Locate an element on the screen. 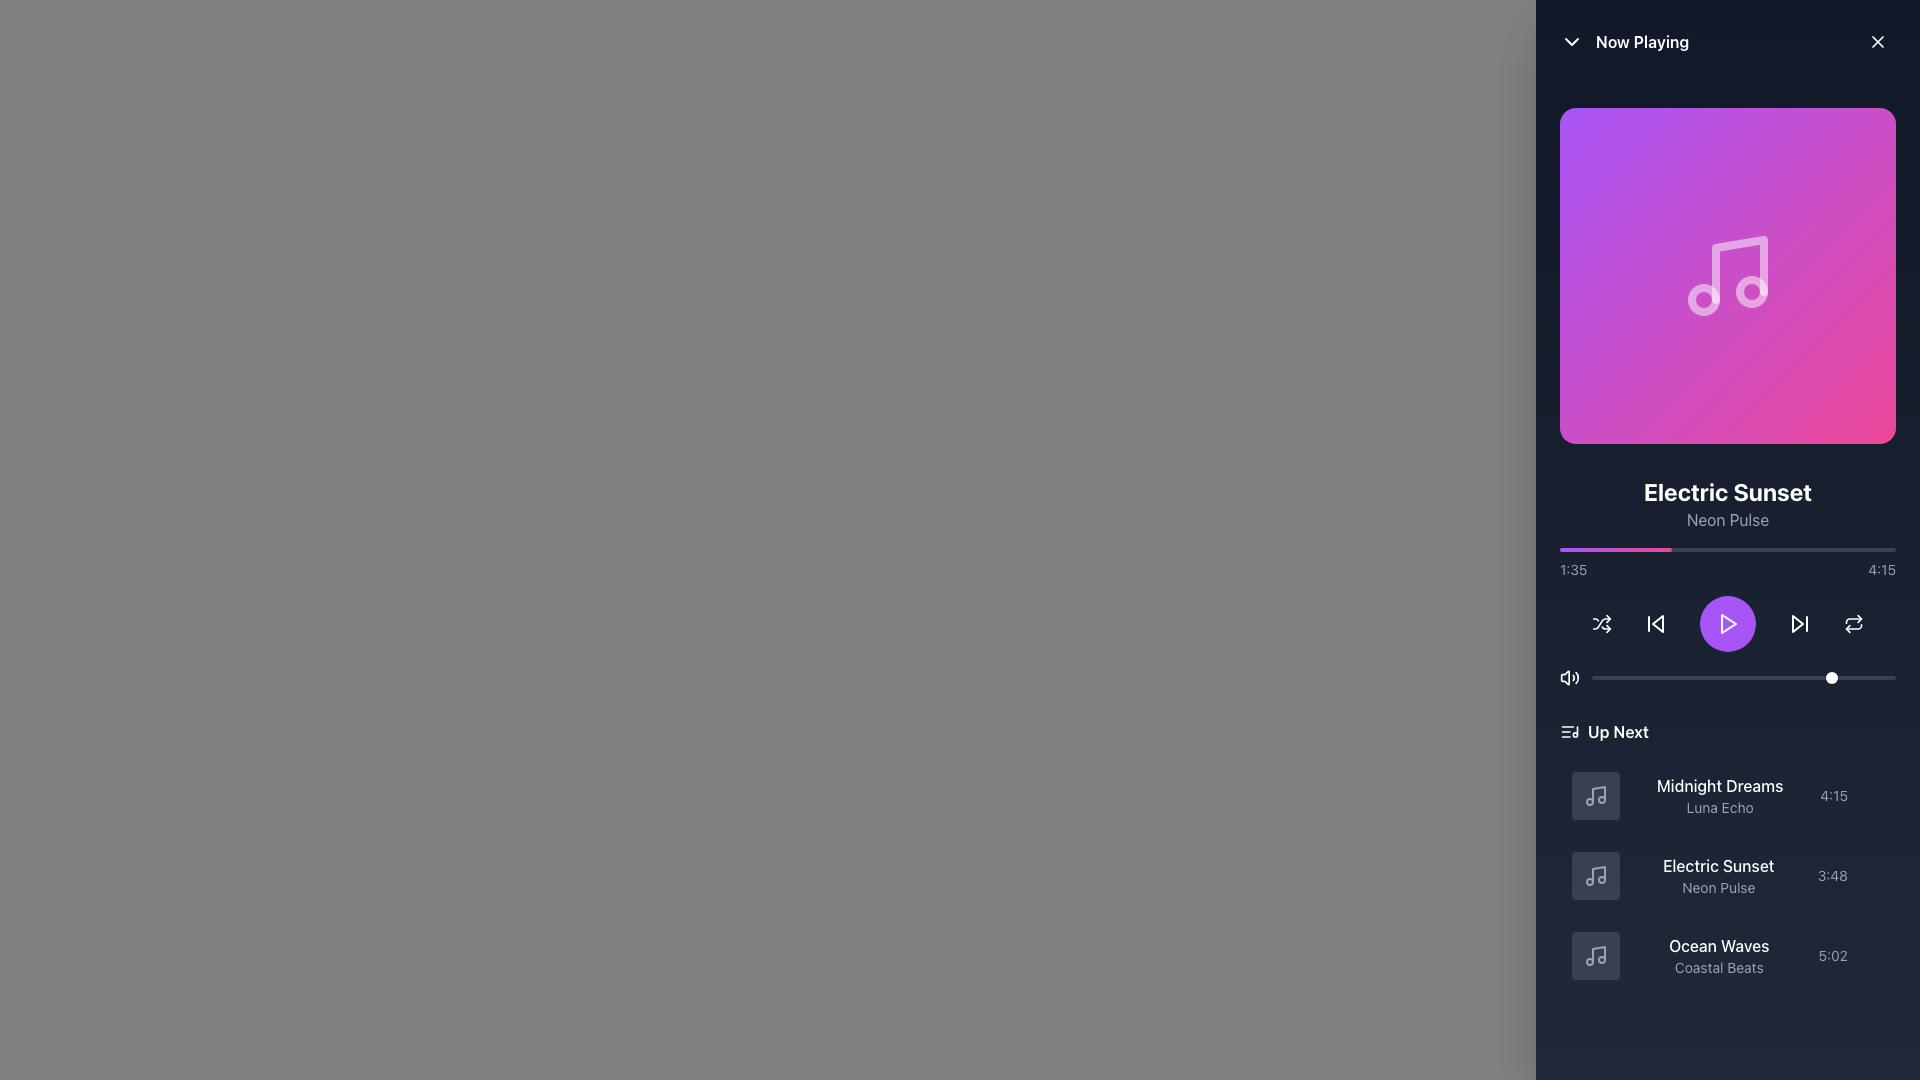 This screenshot has width=1920, height=1080. the progress bar indicating the current playback position for the media titled 'Electric Sunset' with subtitle 'Neon Pulse' is located at coordinates (1727, 563).